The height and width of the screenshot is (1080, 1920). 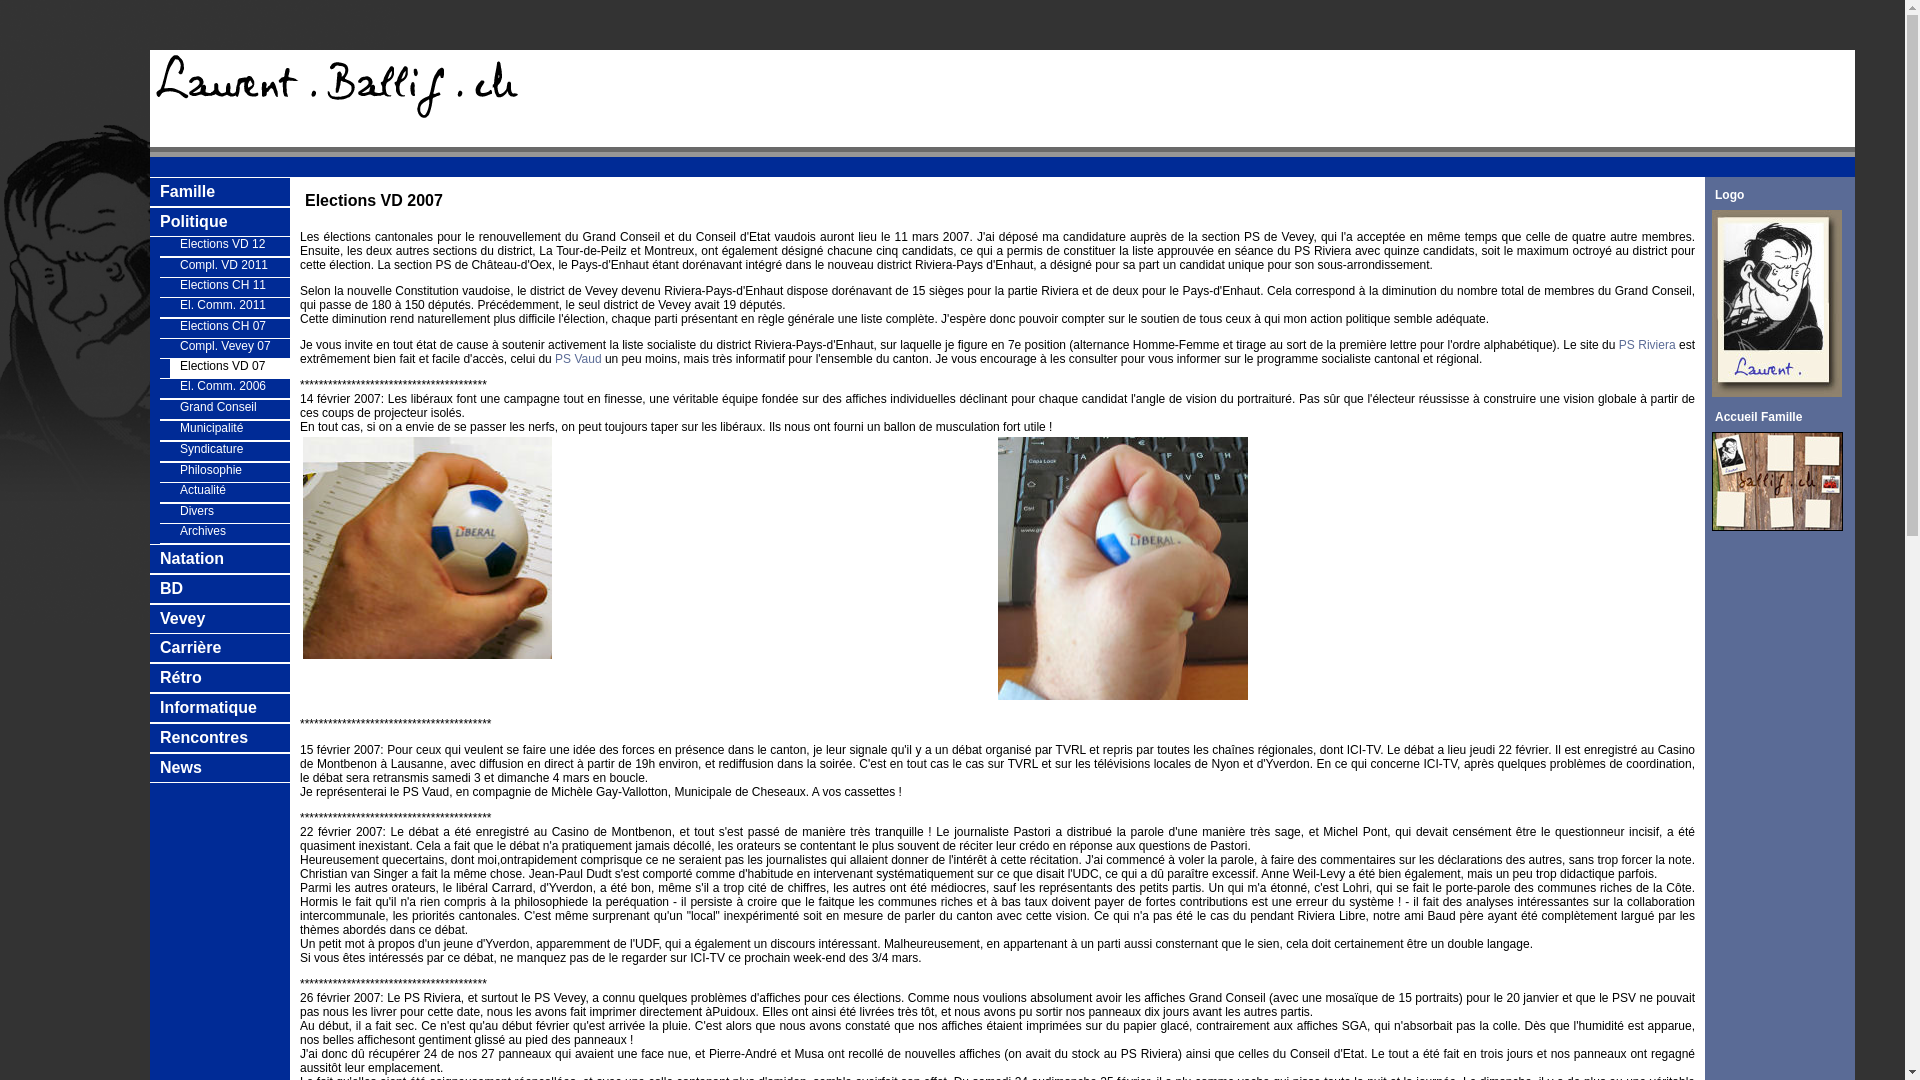 I want to click on 'Compl. Vevey 07', so click(x=230, y=347).